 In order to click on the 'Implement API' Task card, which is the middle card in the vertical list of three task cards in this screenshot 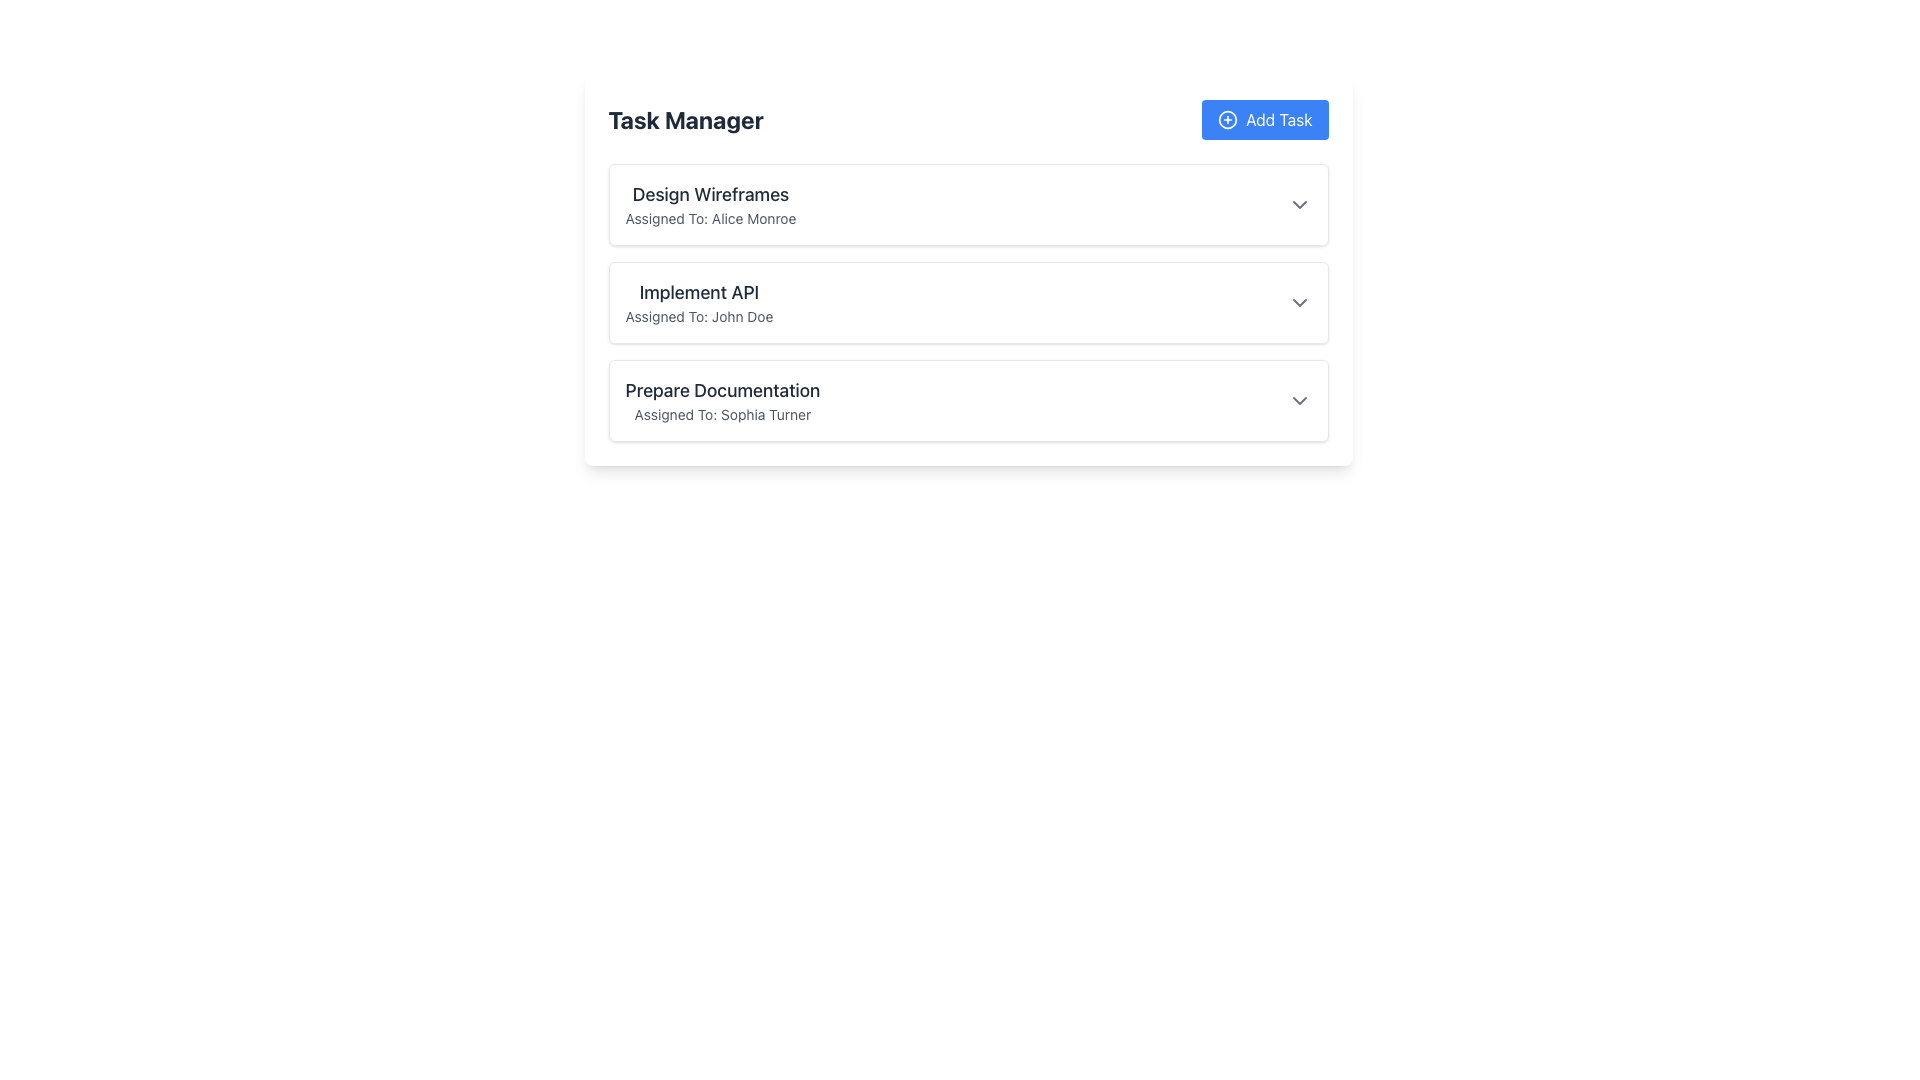, I will do `click(968, 270)`.